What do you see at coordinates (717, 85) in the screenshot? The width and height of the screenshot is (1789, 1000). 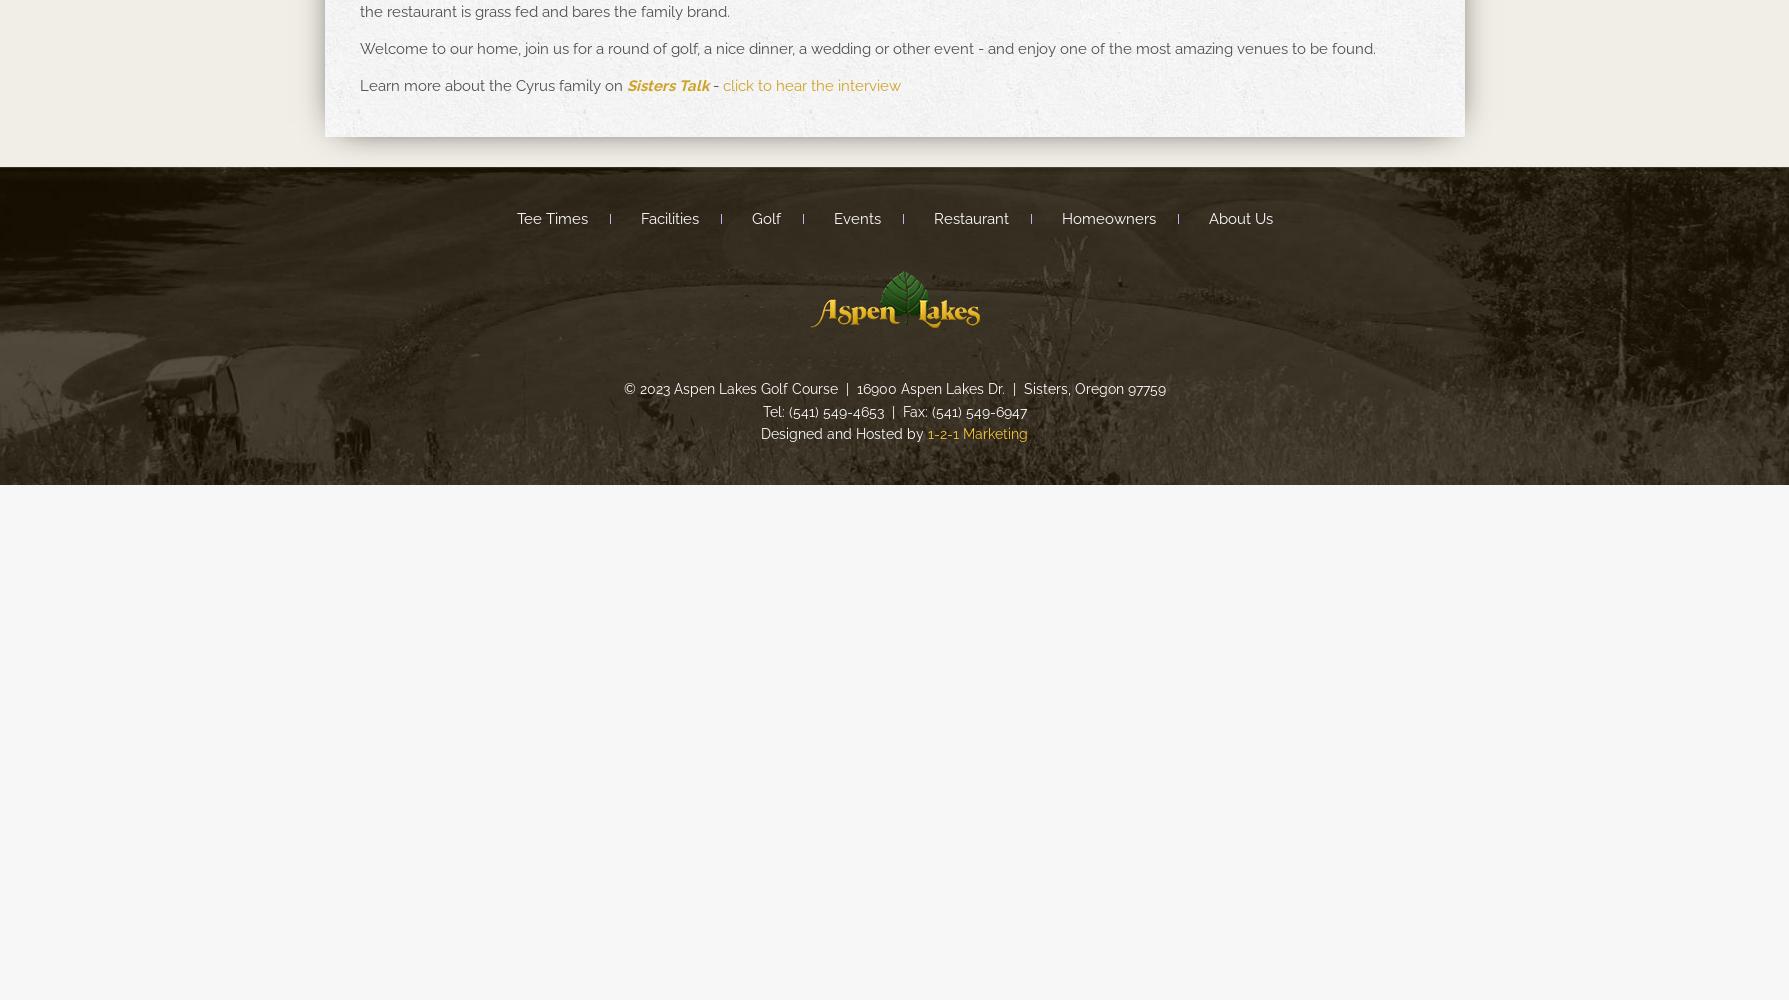 I see `'-'` at bounding box center [717, 85].